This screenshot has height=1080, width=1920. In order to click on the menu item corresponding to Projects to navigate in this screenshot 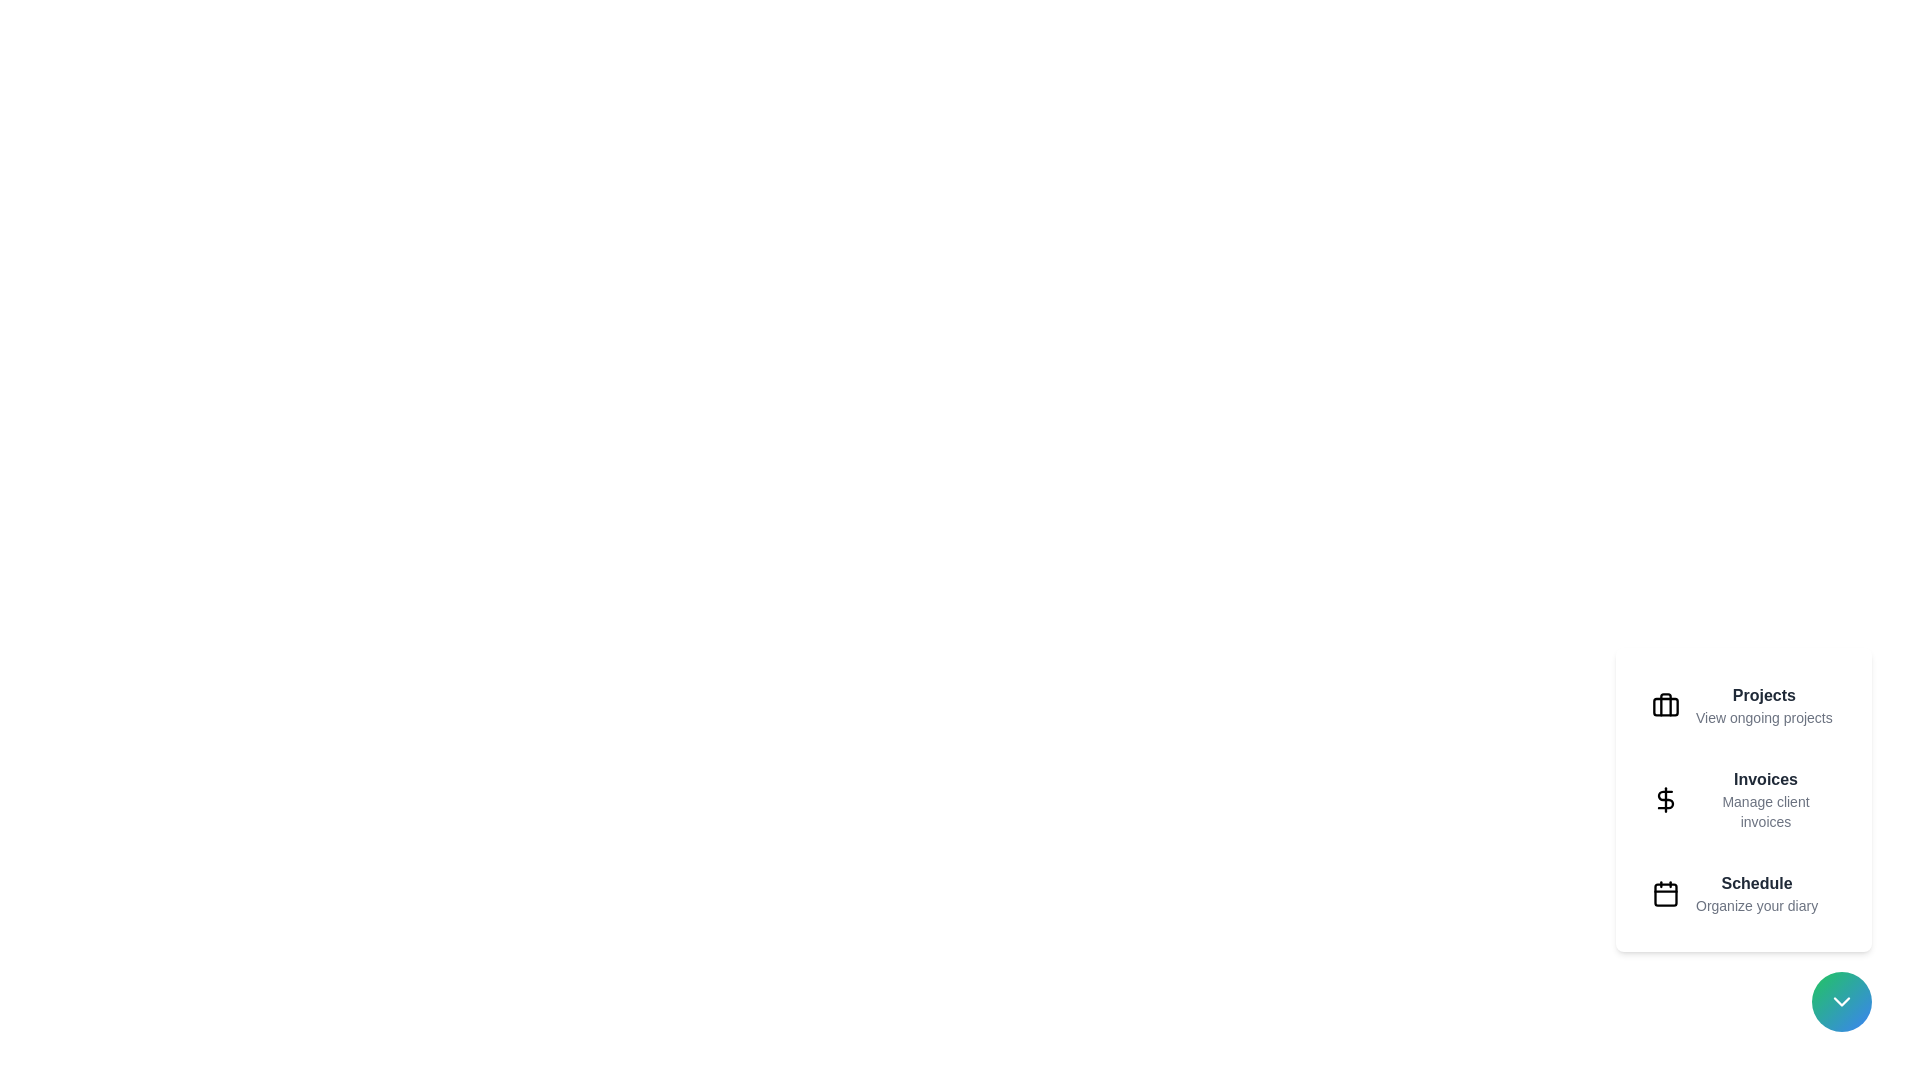, I will do `click(1742, 704)`.